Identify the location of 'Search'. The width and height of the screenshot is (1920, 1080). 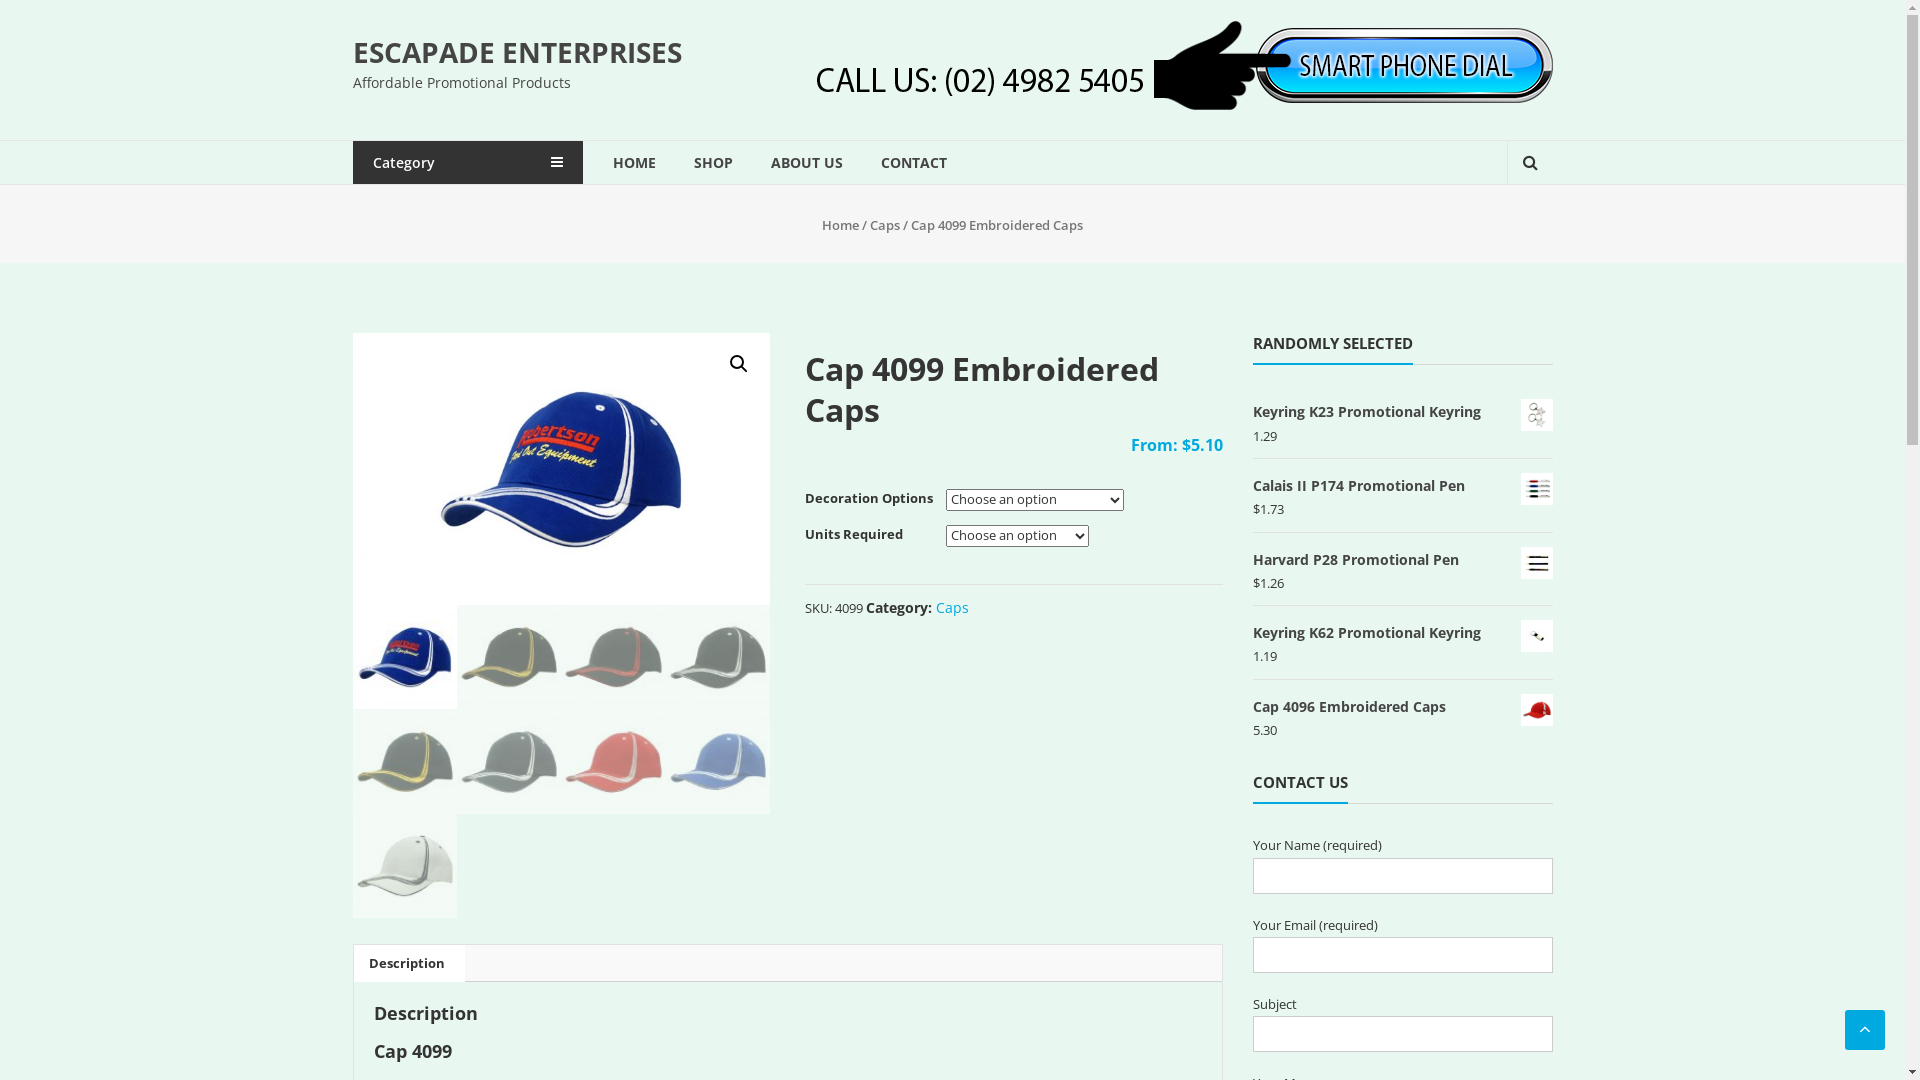
(1517, 230).